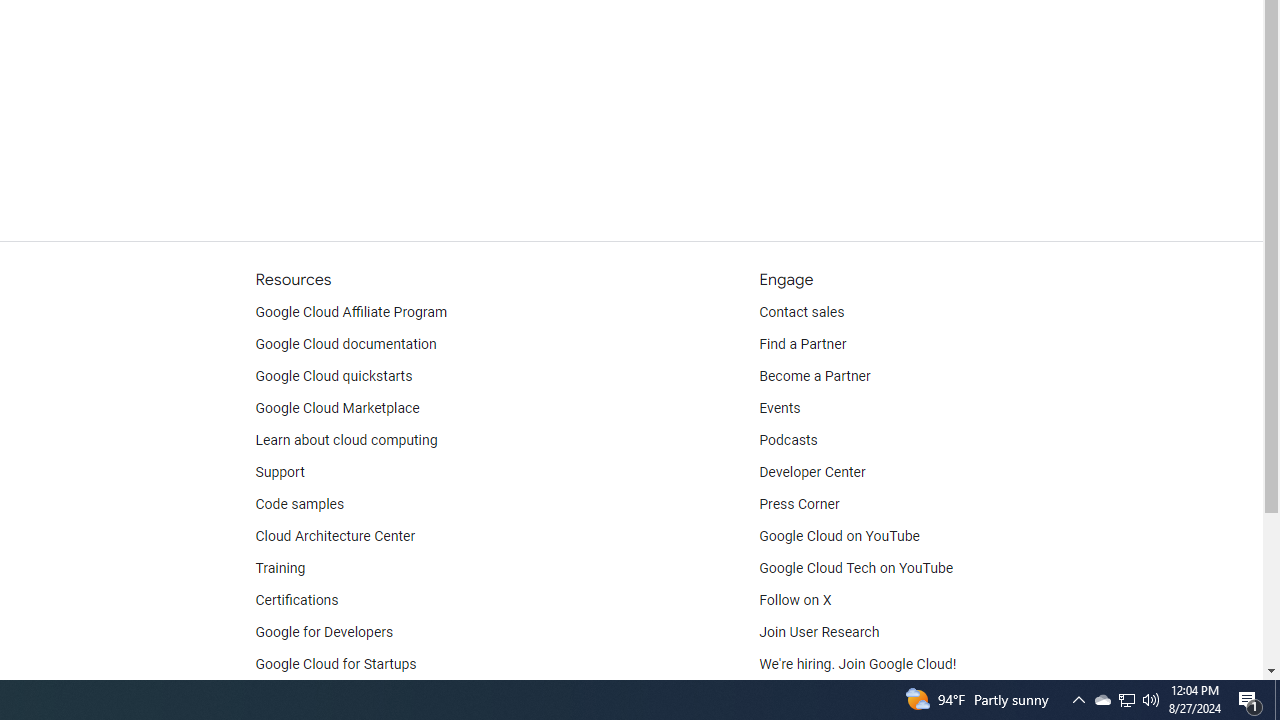  What do you see at coordinates (345, 343) in the screenshot?
I see `'Google Cloud documentation'` at bounding box center [345, 343].